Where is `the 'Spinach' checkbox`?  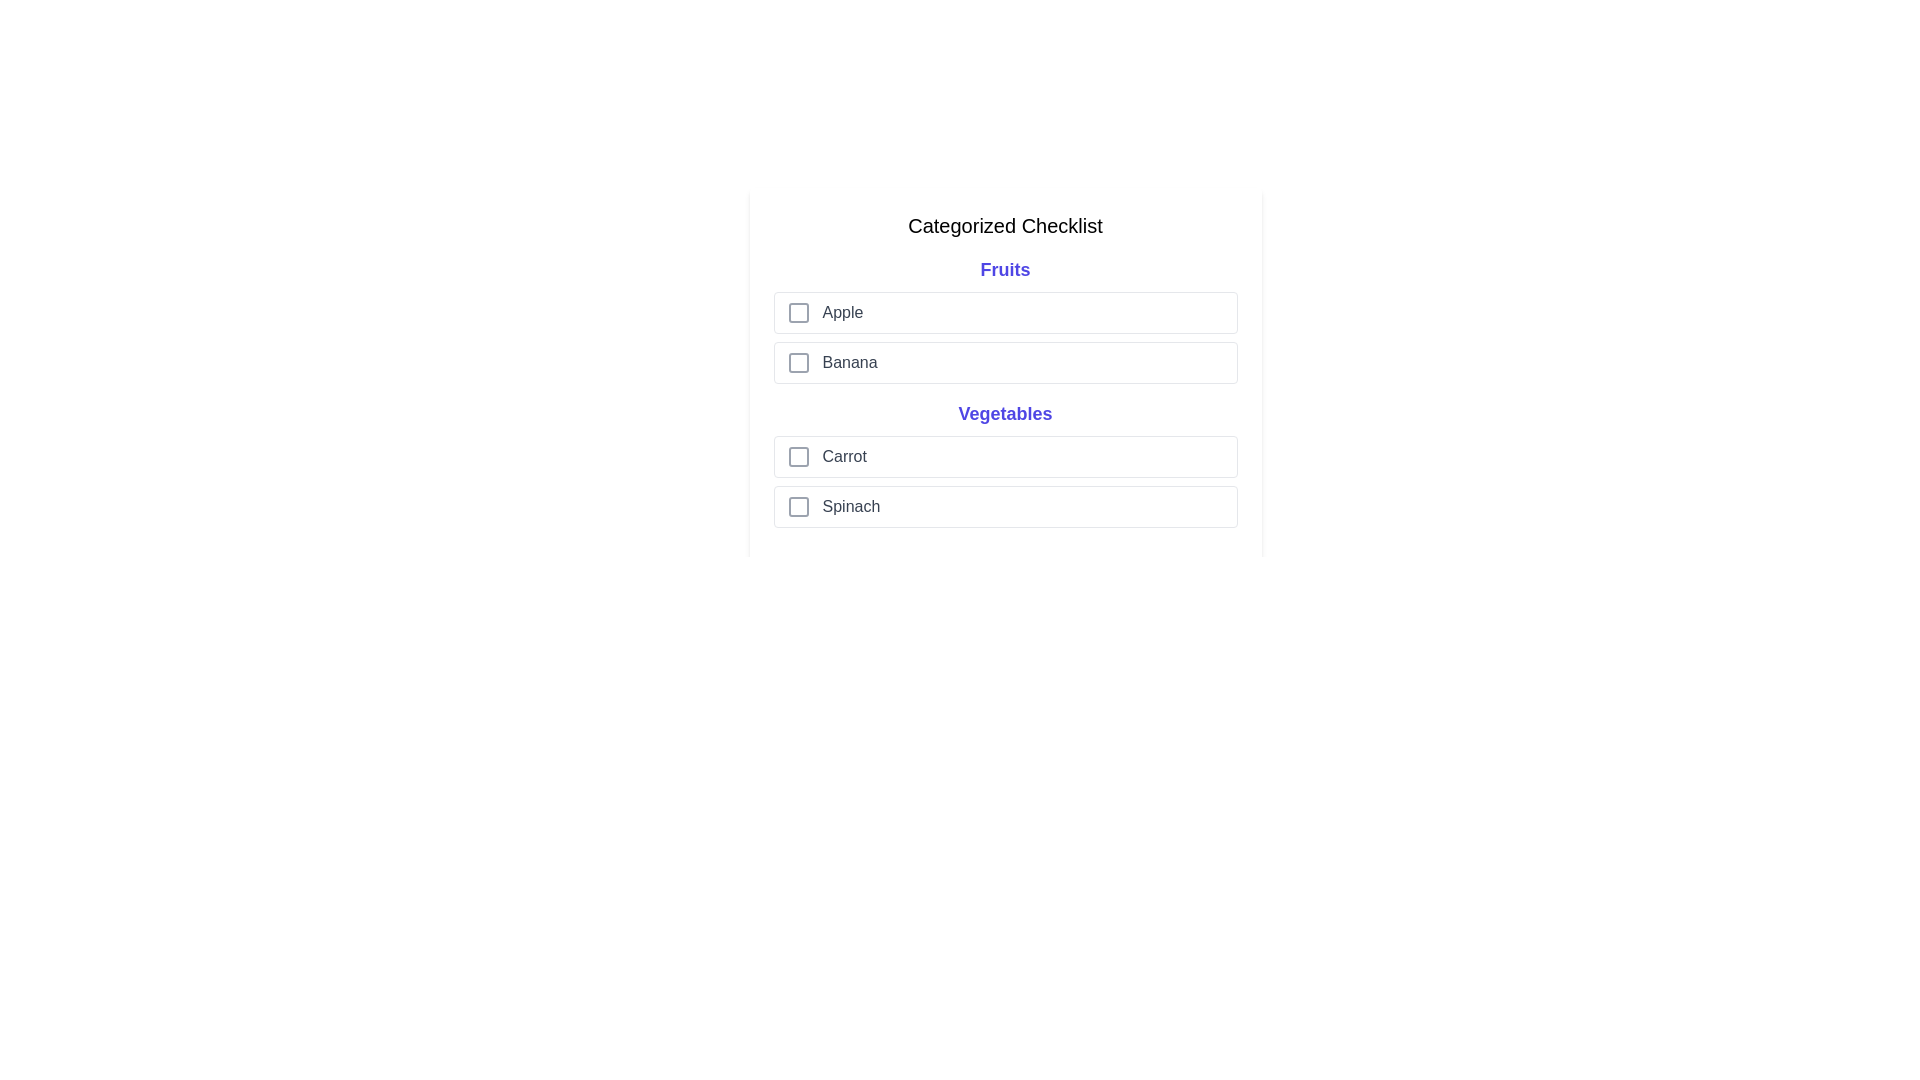
the 'Spinach' checkbox is located at coordinates (797, 505).